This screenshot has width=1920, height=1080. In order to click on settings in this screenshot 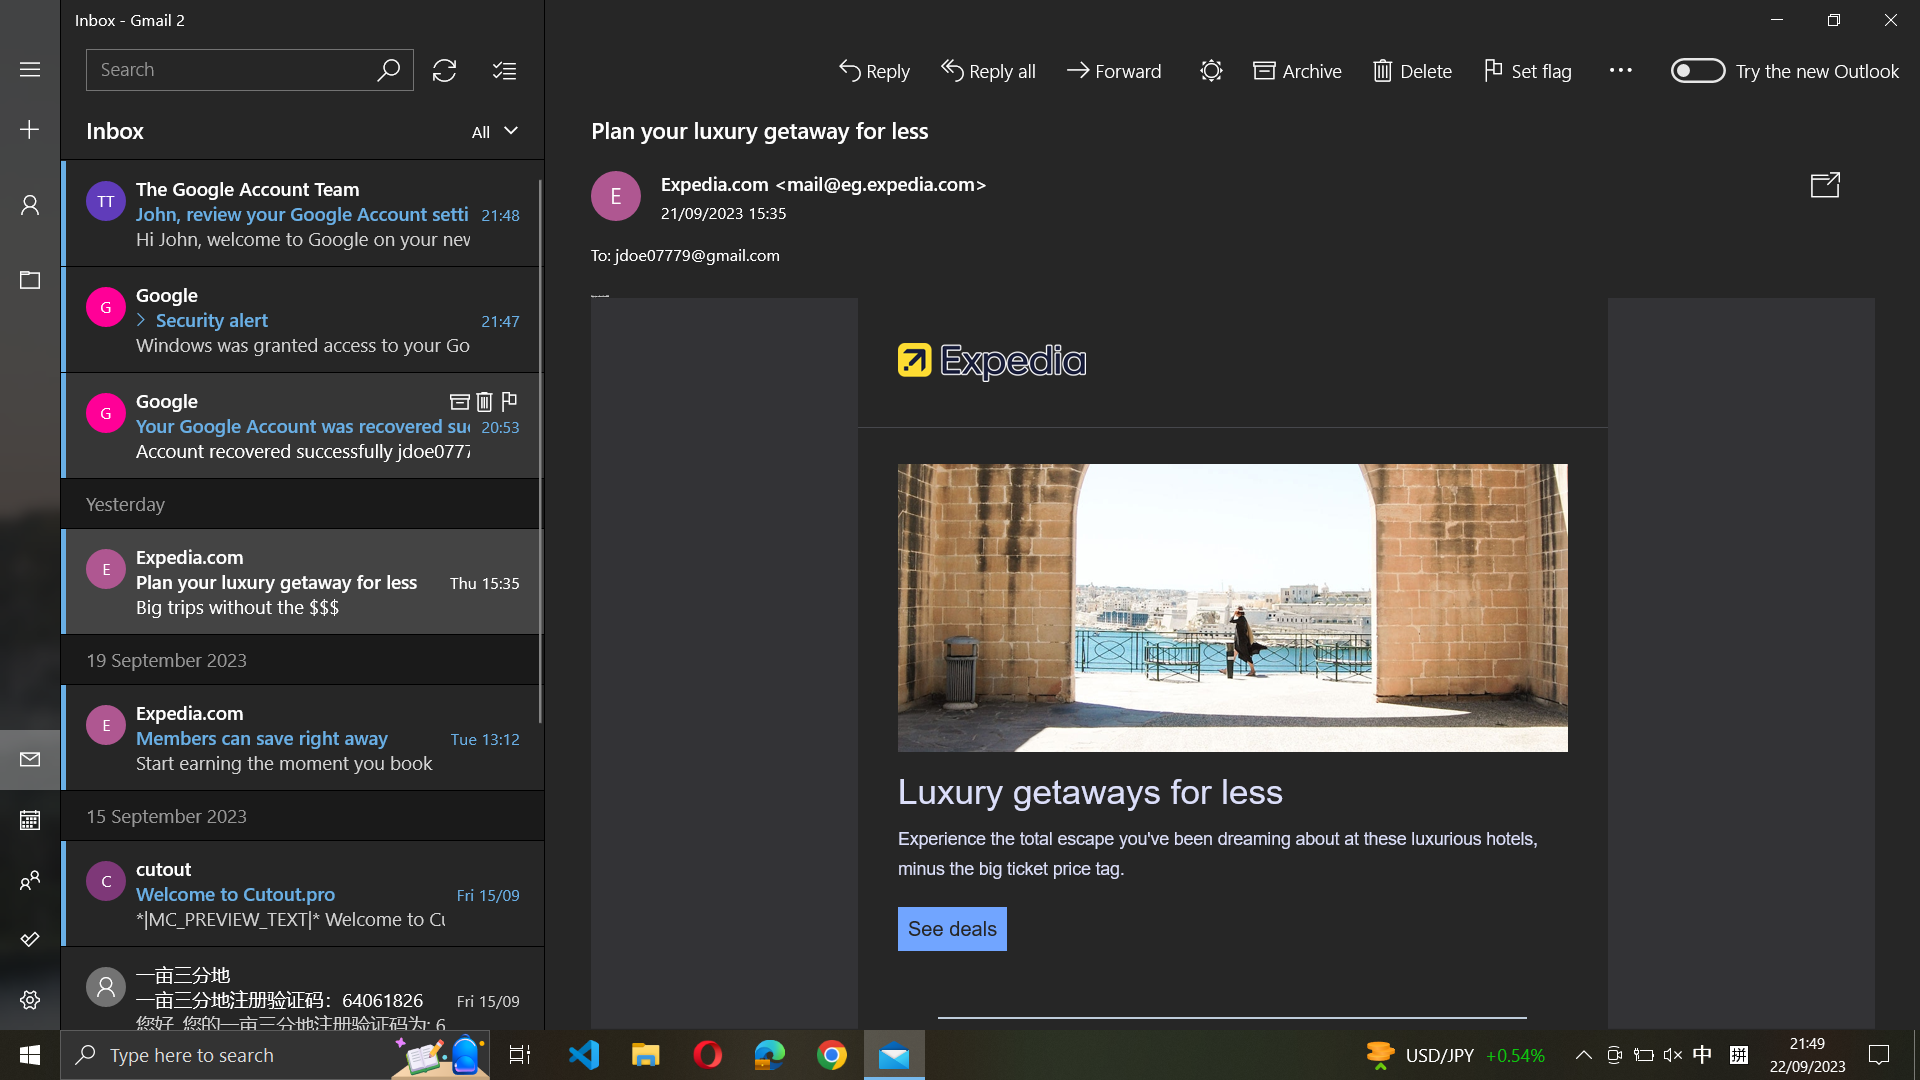, I will do `click(29, 1002)`.